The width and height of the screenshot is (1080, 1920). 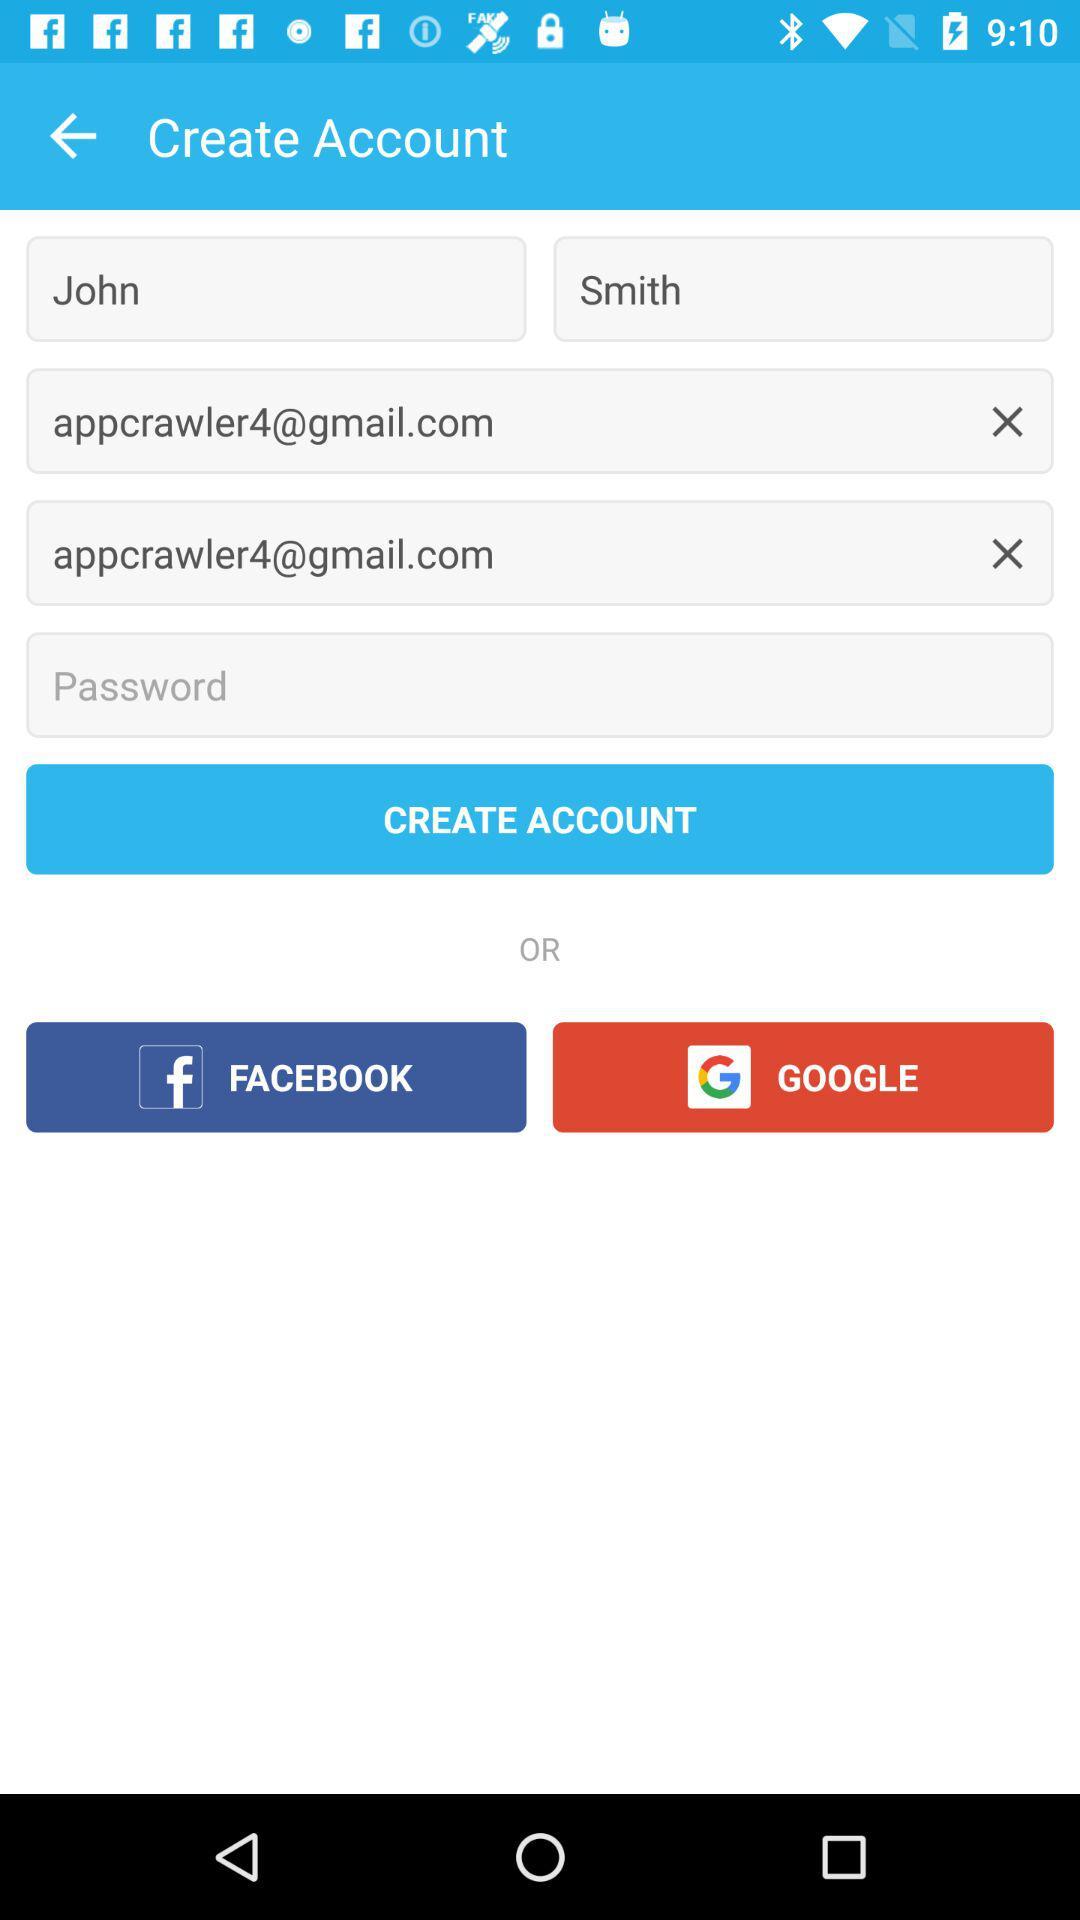 What do you see at coordinates (802, 288) in the screenshot?
I see `the smith` at bounding box center [802, 288].